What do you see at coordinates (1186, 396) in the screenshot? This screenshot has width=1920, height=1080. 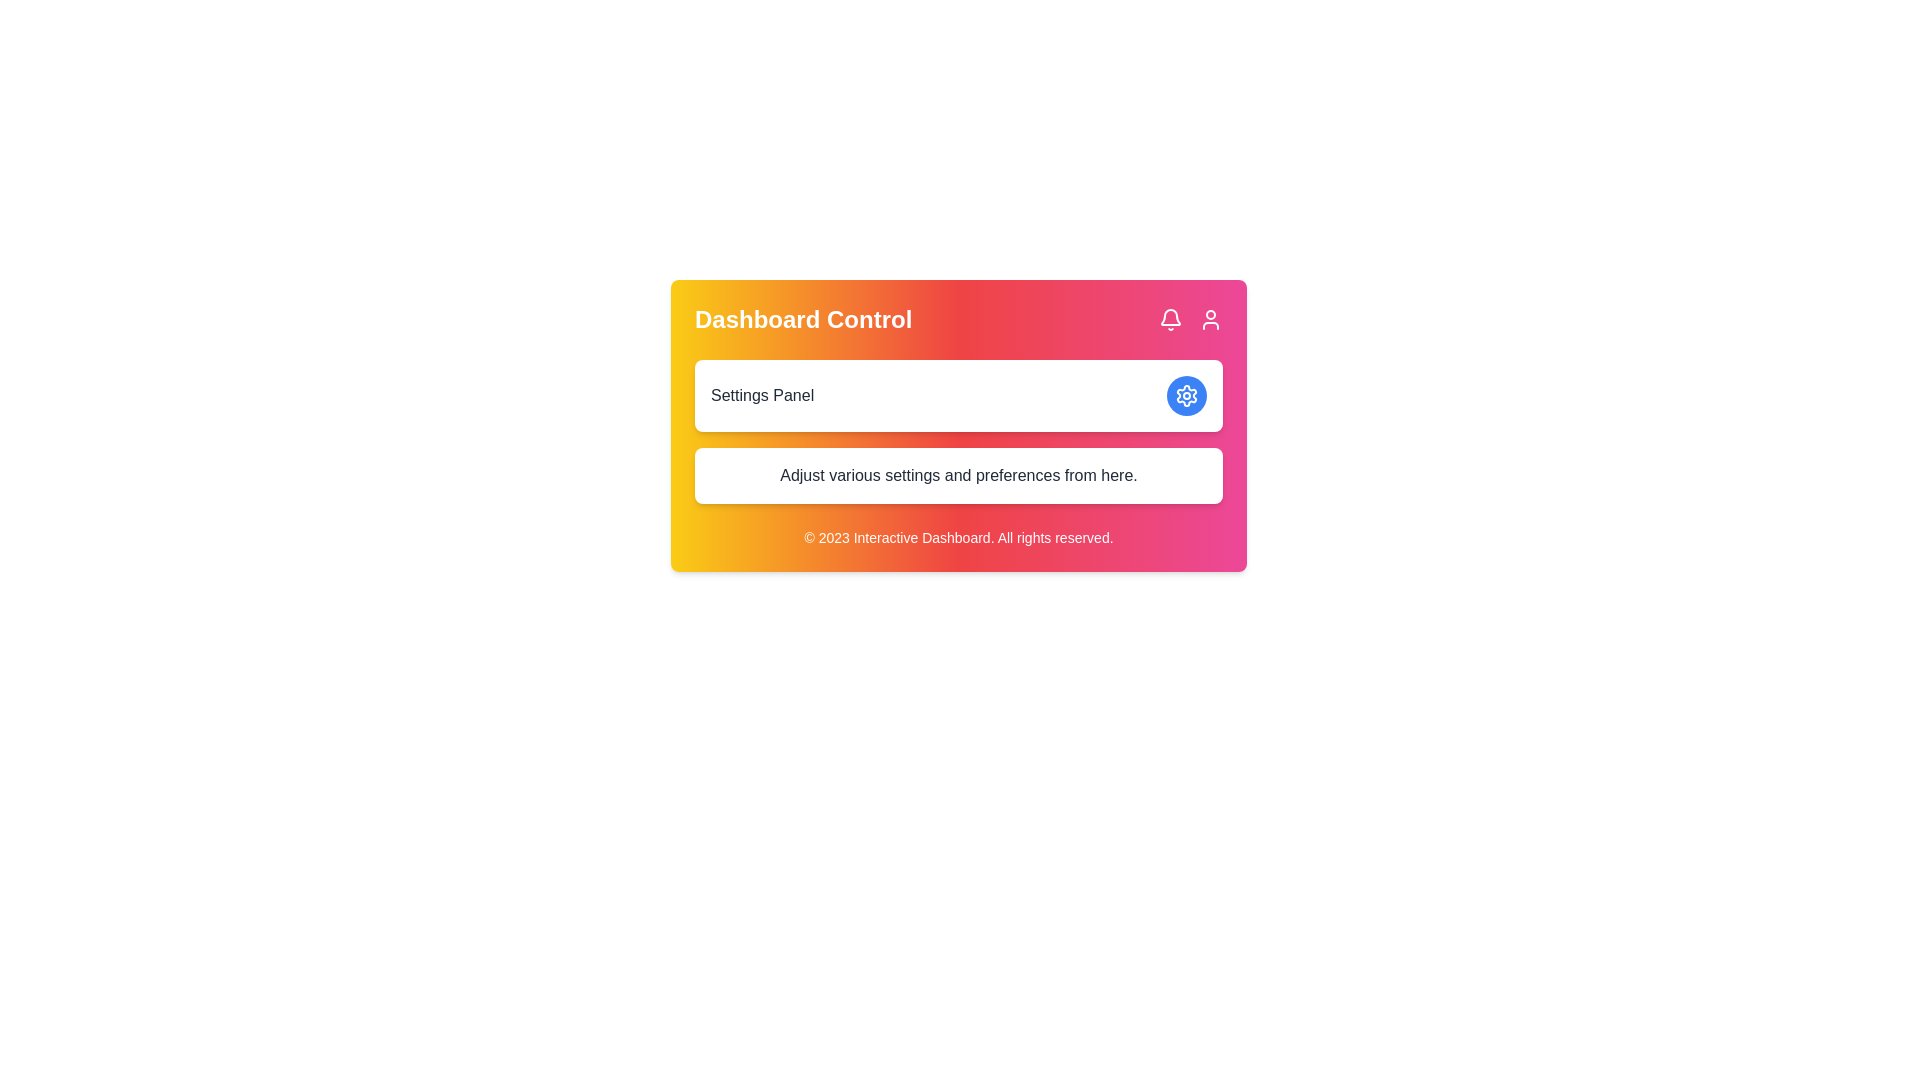 I see `the circular blue button with a white gear icon located at the top-right corner of the 'Settings Panel'` at bounding box center [1186, 396].